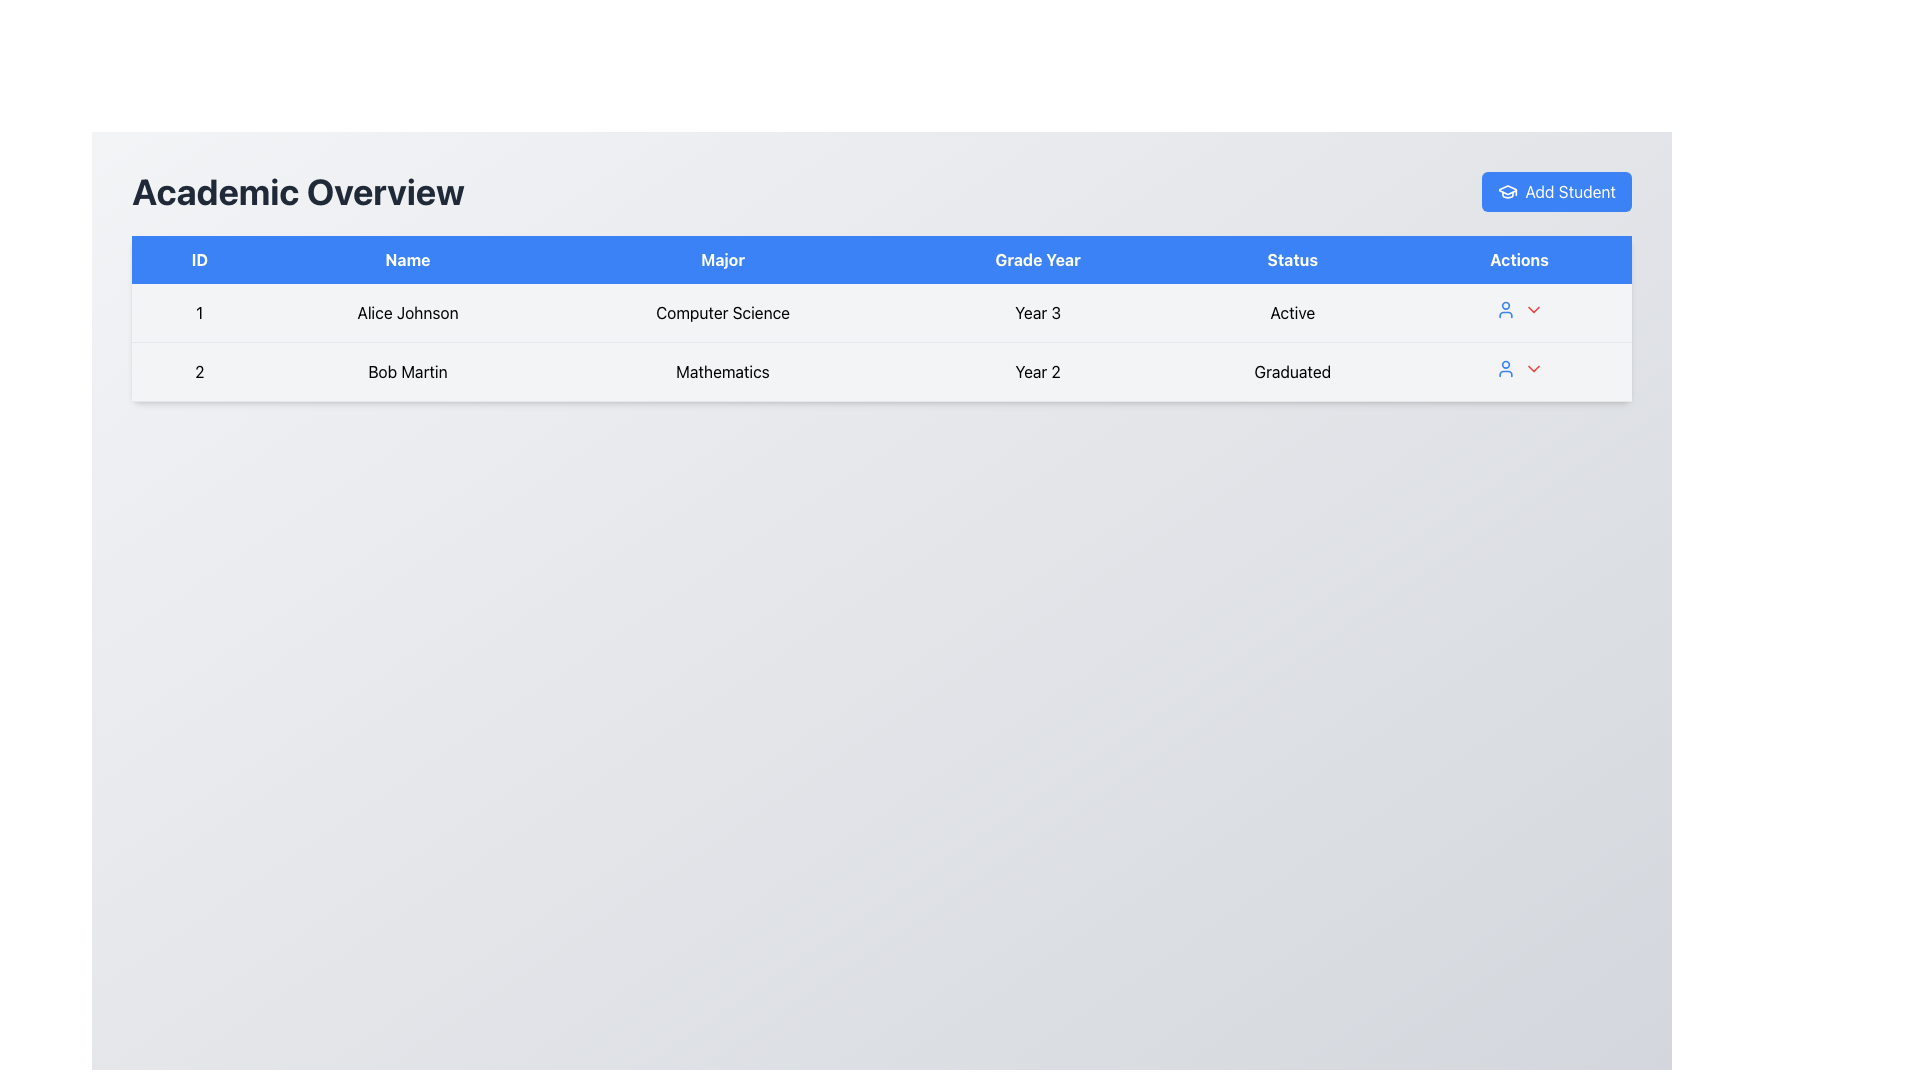 The width and height of the screenshot is (1920, 1080). Describe the element at coordinates (1292, 258) in the screenshot. I see `the Table Header with the bold text 'Status' that has a blue background, located as the fifth column header in the table layout` at that location.